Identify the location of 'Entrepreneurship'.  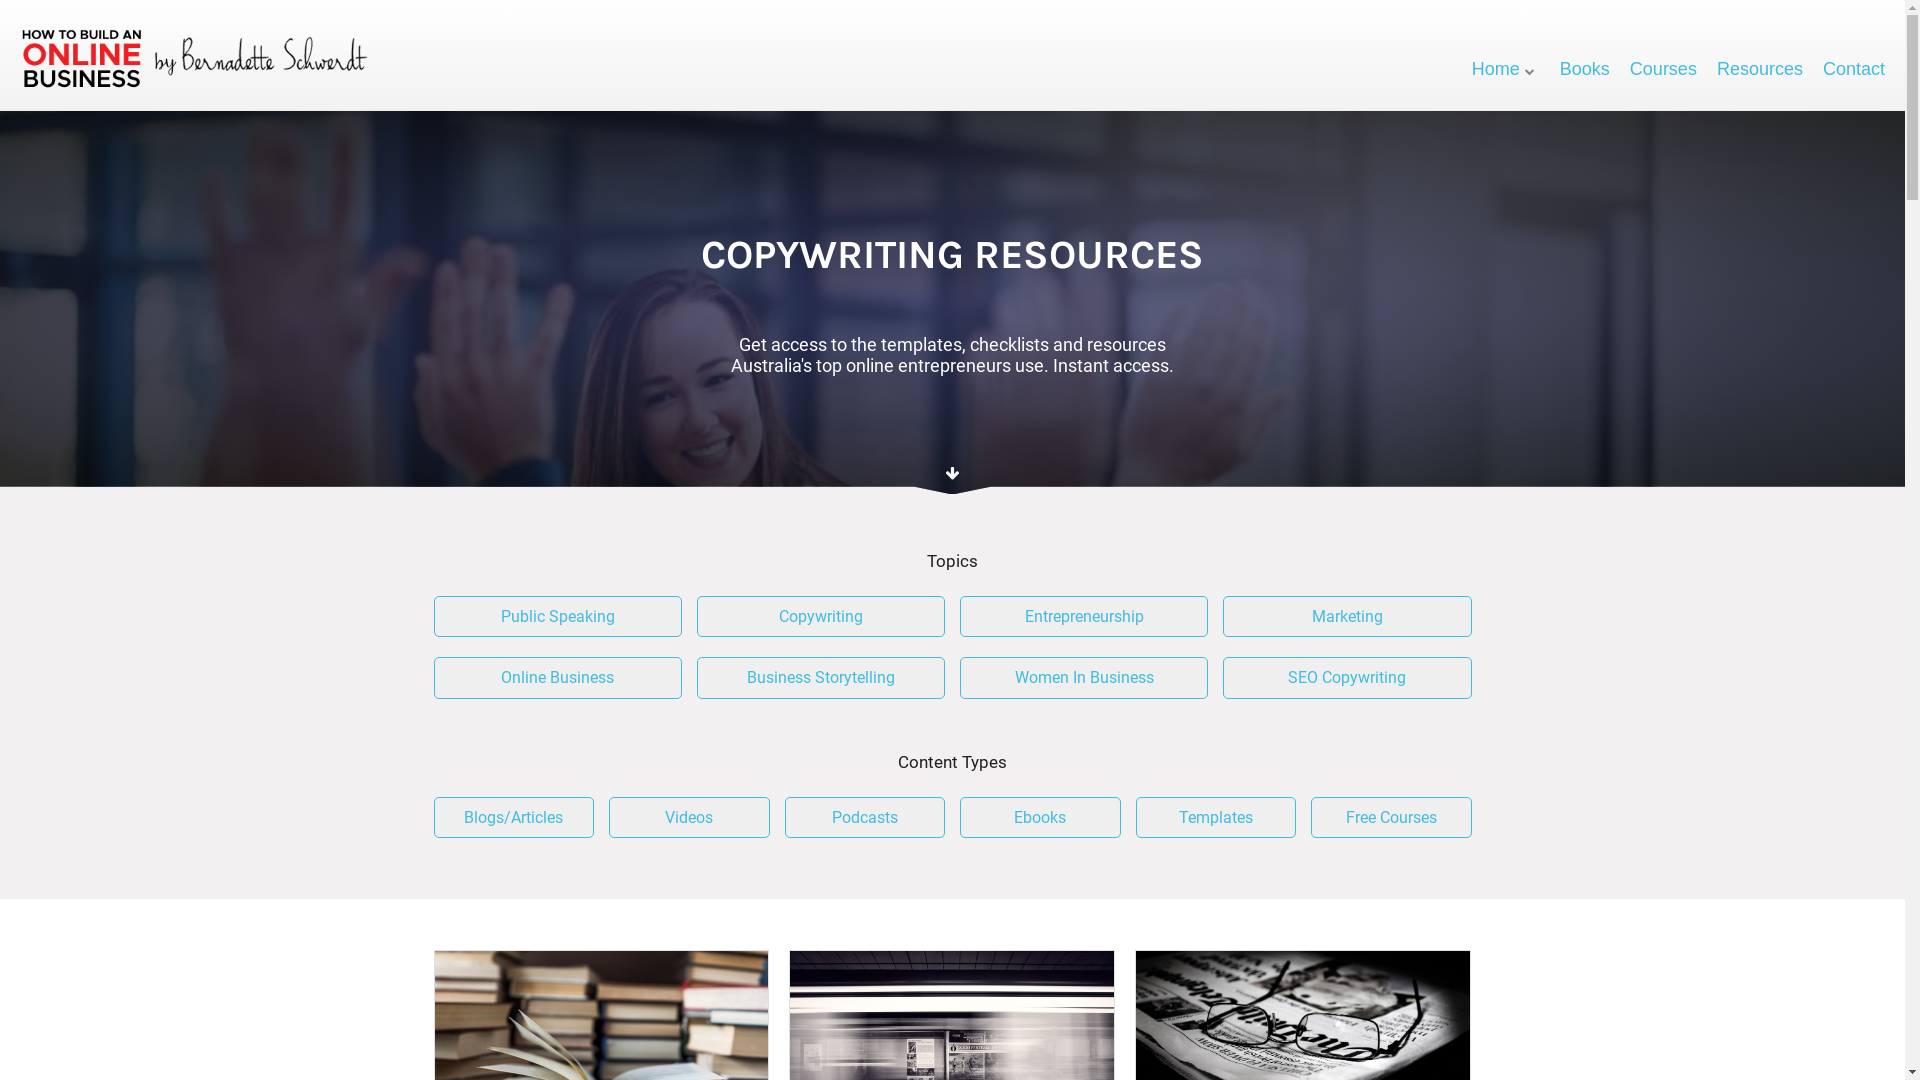
(960, 616).